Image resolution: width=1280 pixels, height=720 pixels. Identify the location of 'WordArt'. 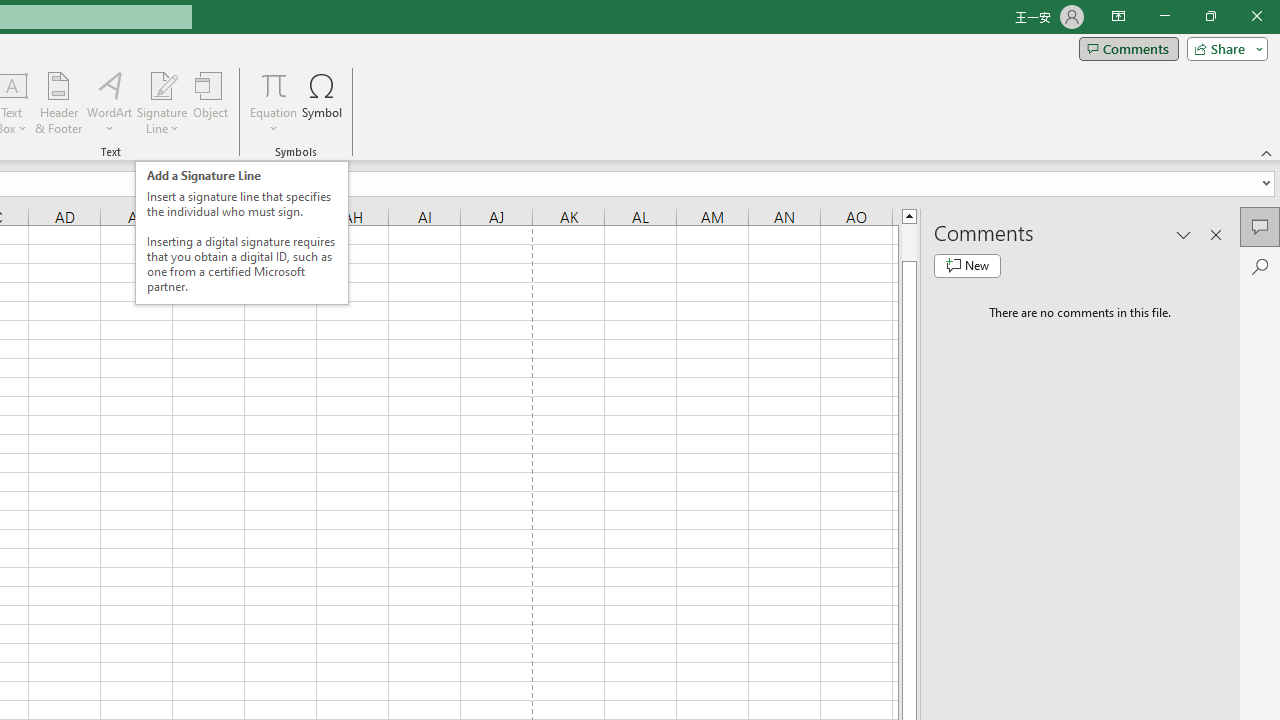
(108, 103).